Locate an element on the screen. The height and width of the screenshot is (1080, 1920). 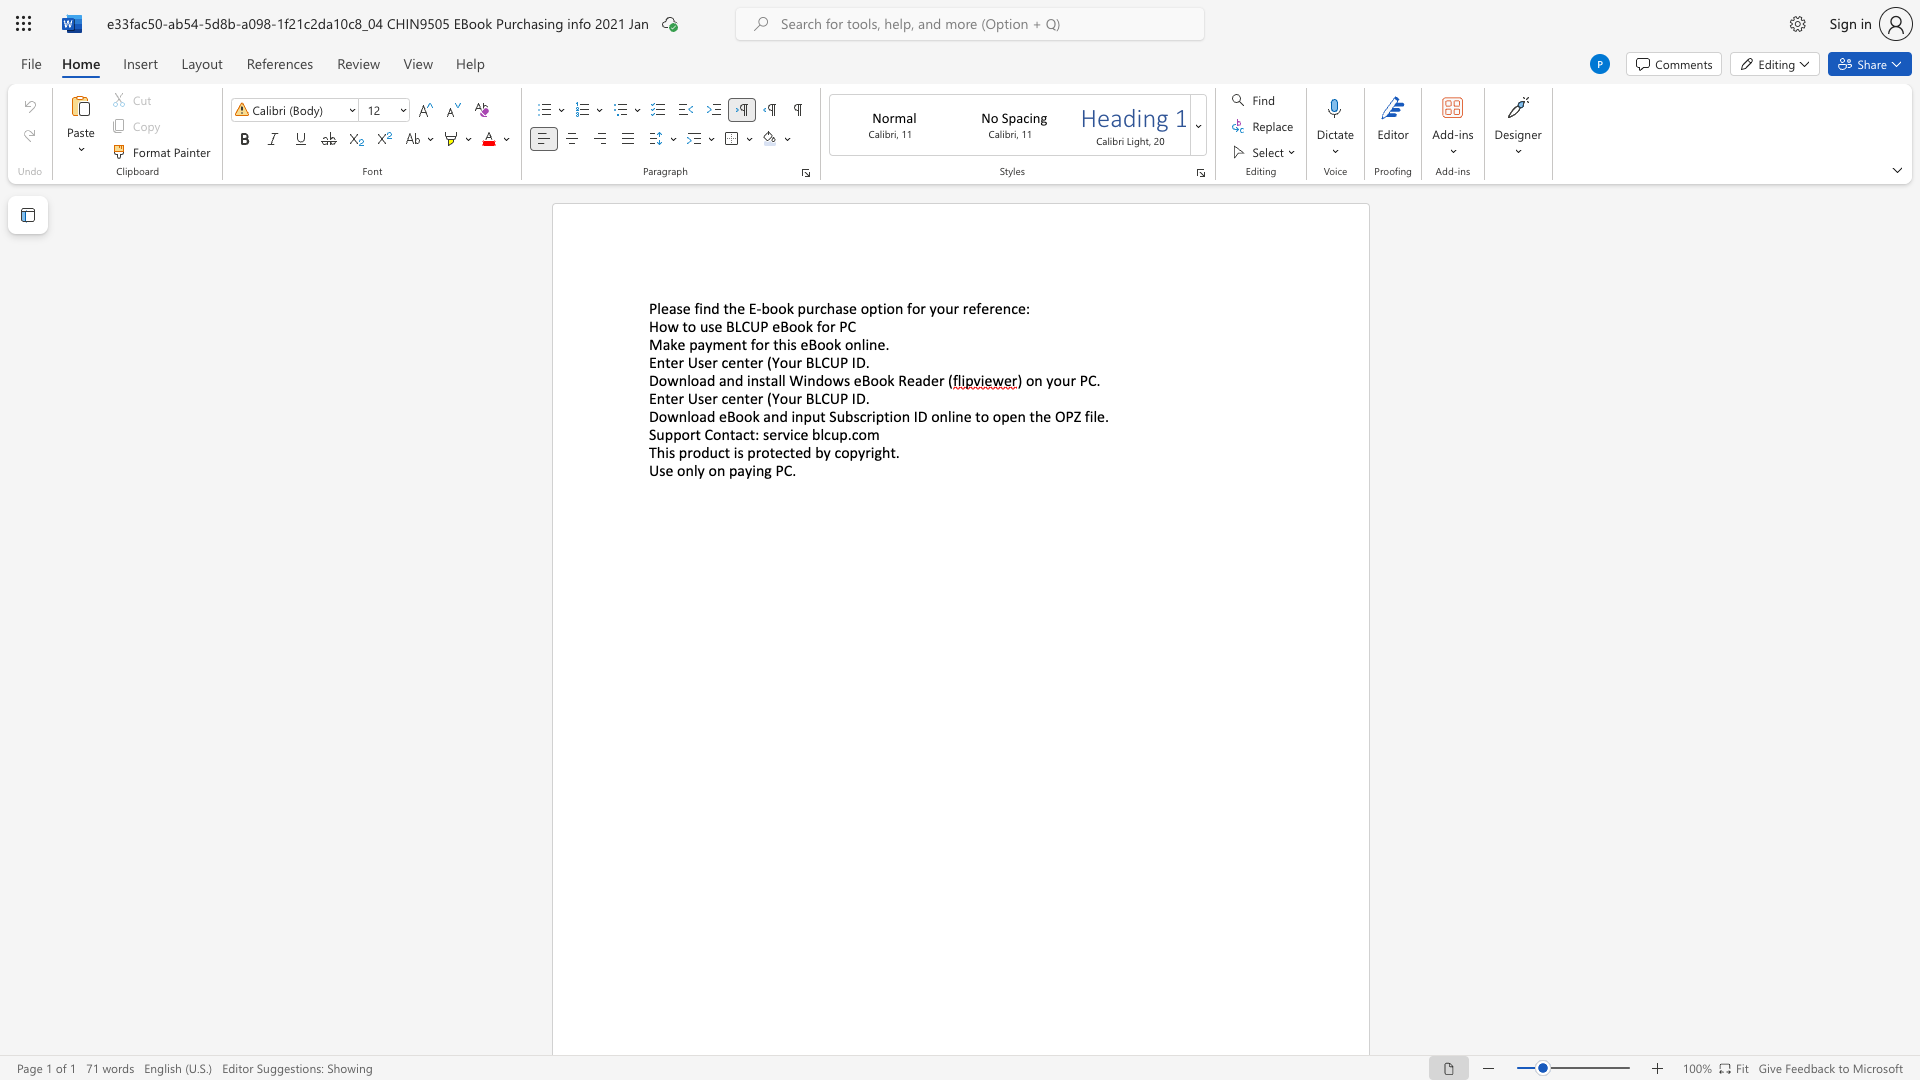
the subset text "our reference" within the text "for your reference:" is located at coordinates (935, 308).